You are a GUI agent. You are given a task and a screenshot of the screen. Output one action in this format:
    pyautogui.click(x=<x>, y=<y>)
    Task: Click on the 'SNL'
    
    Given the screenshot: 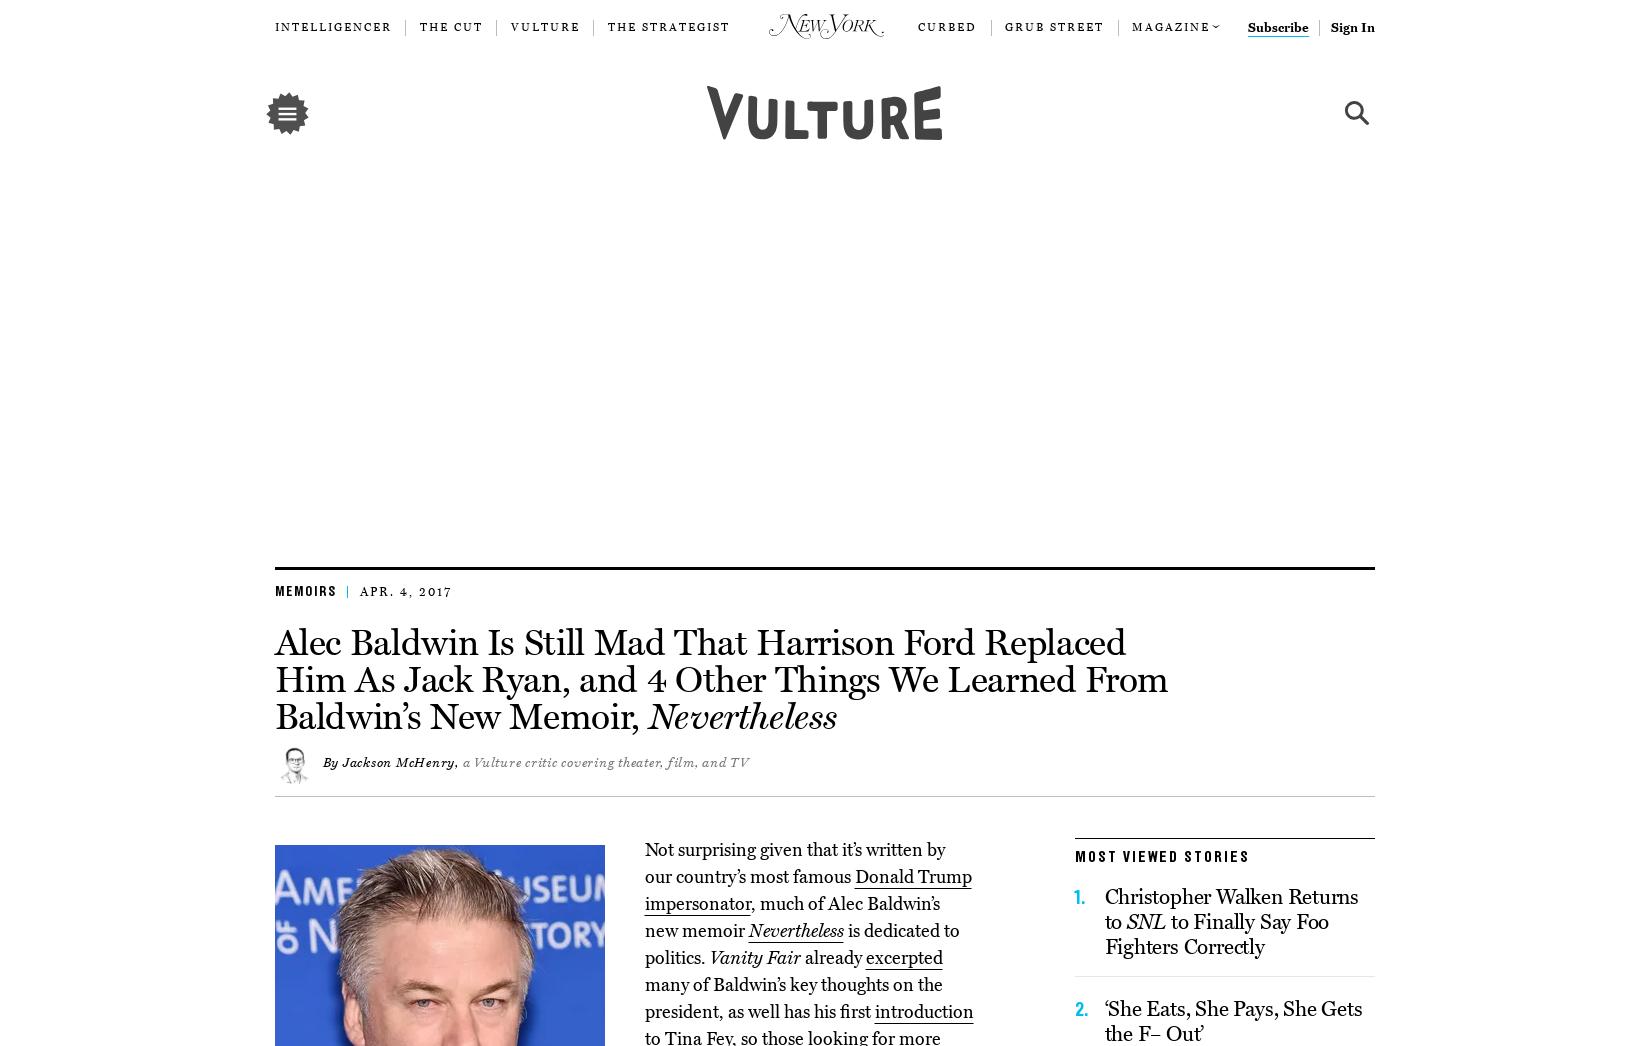 What is the action you would take?
    pyautogui.click(x=1146, y=921)
    